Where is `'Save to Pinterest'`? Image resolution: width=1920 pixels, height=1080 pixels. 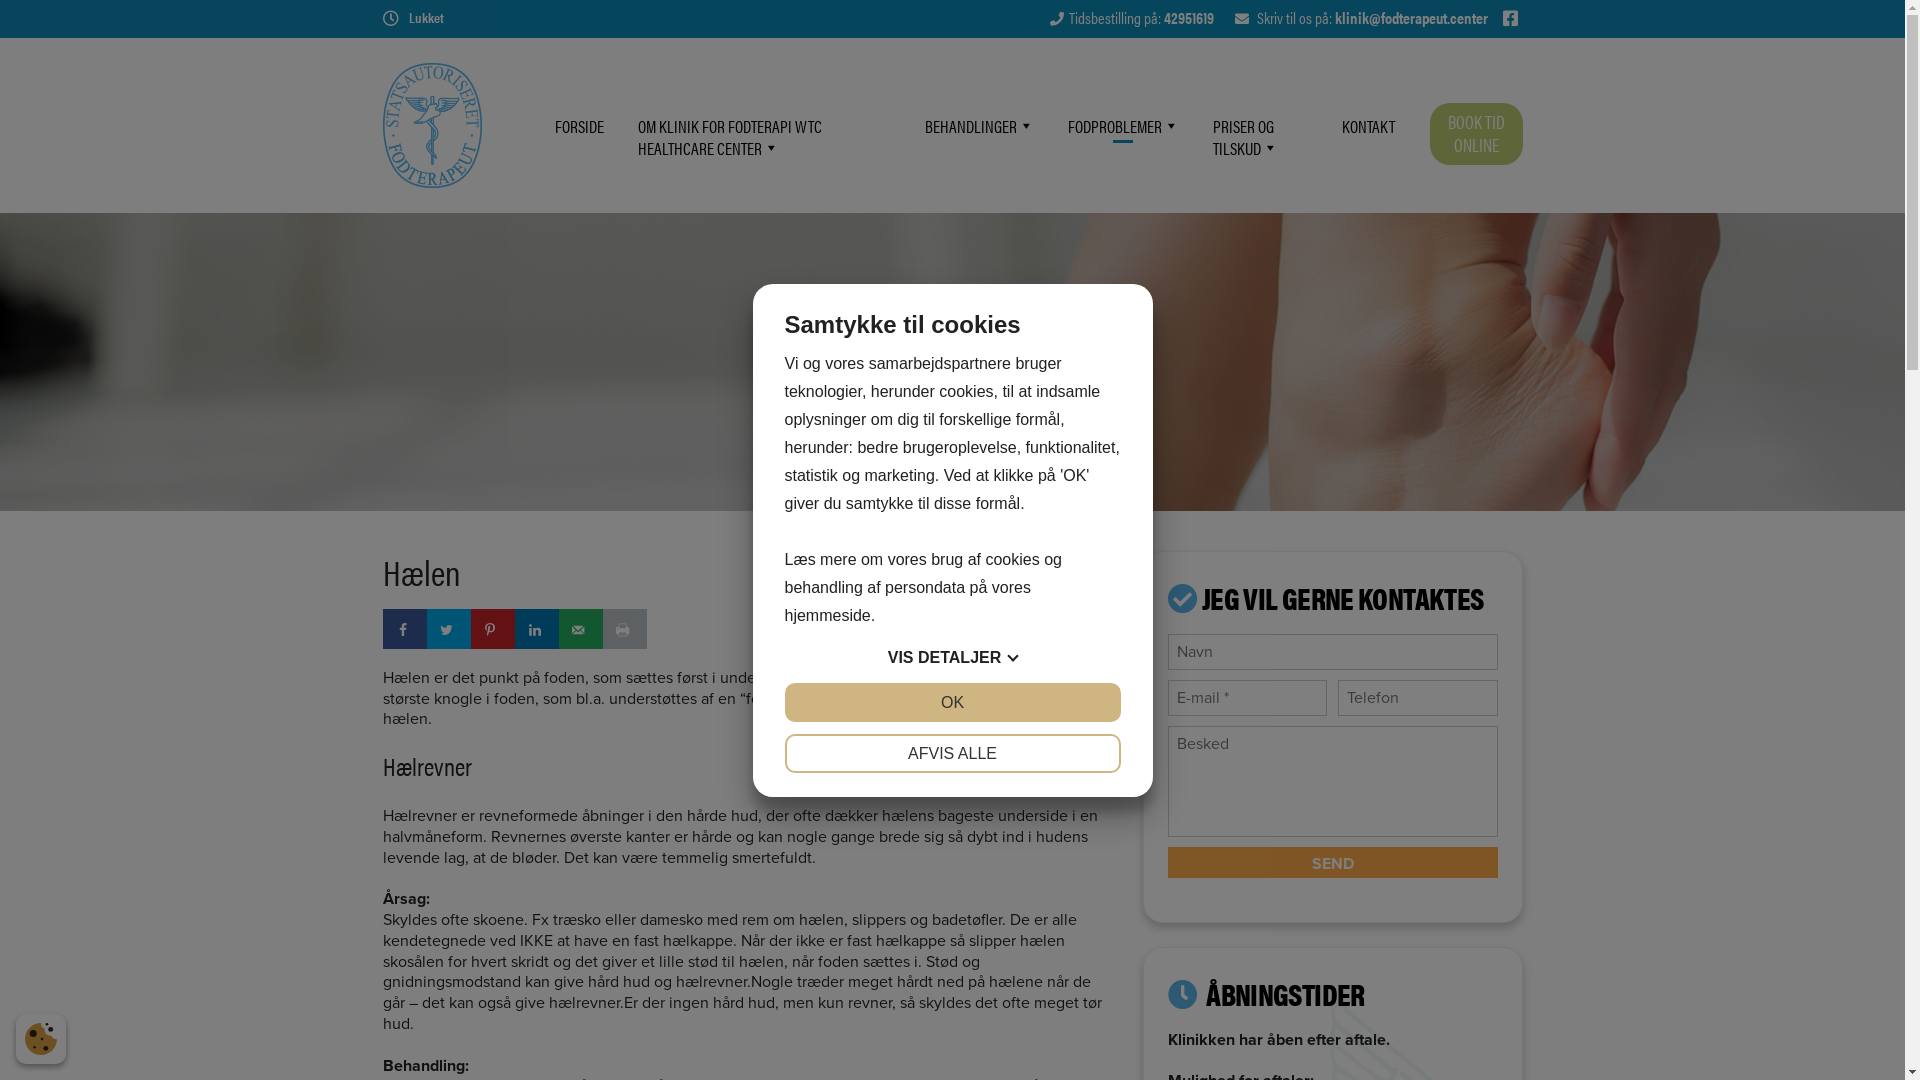
'Save to Pinterest' is located at coordinates (491, 627).